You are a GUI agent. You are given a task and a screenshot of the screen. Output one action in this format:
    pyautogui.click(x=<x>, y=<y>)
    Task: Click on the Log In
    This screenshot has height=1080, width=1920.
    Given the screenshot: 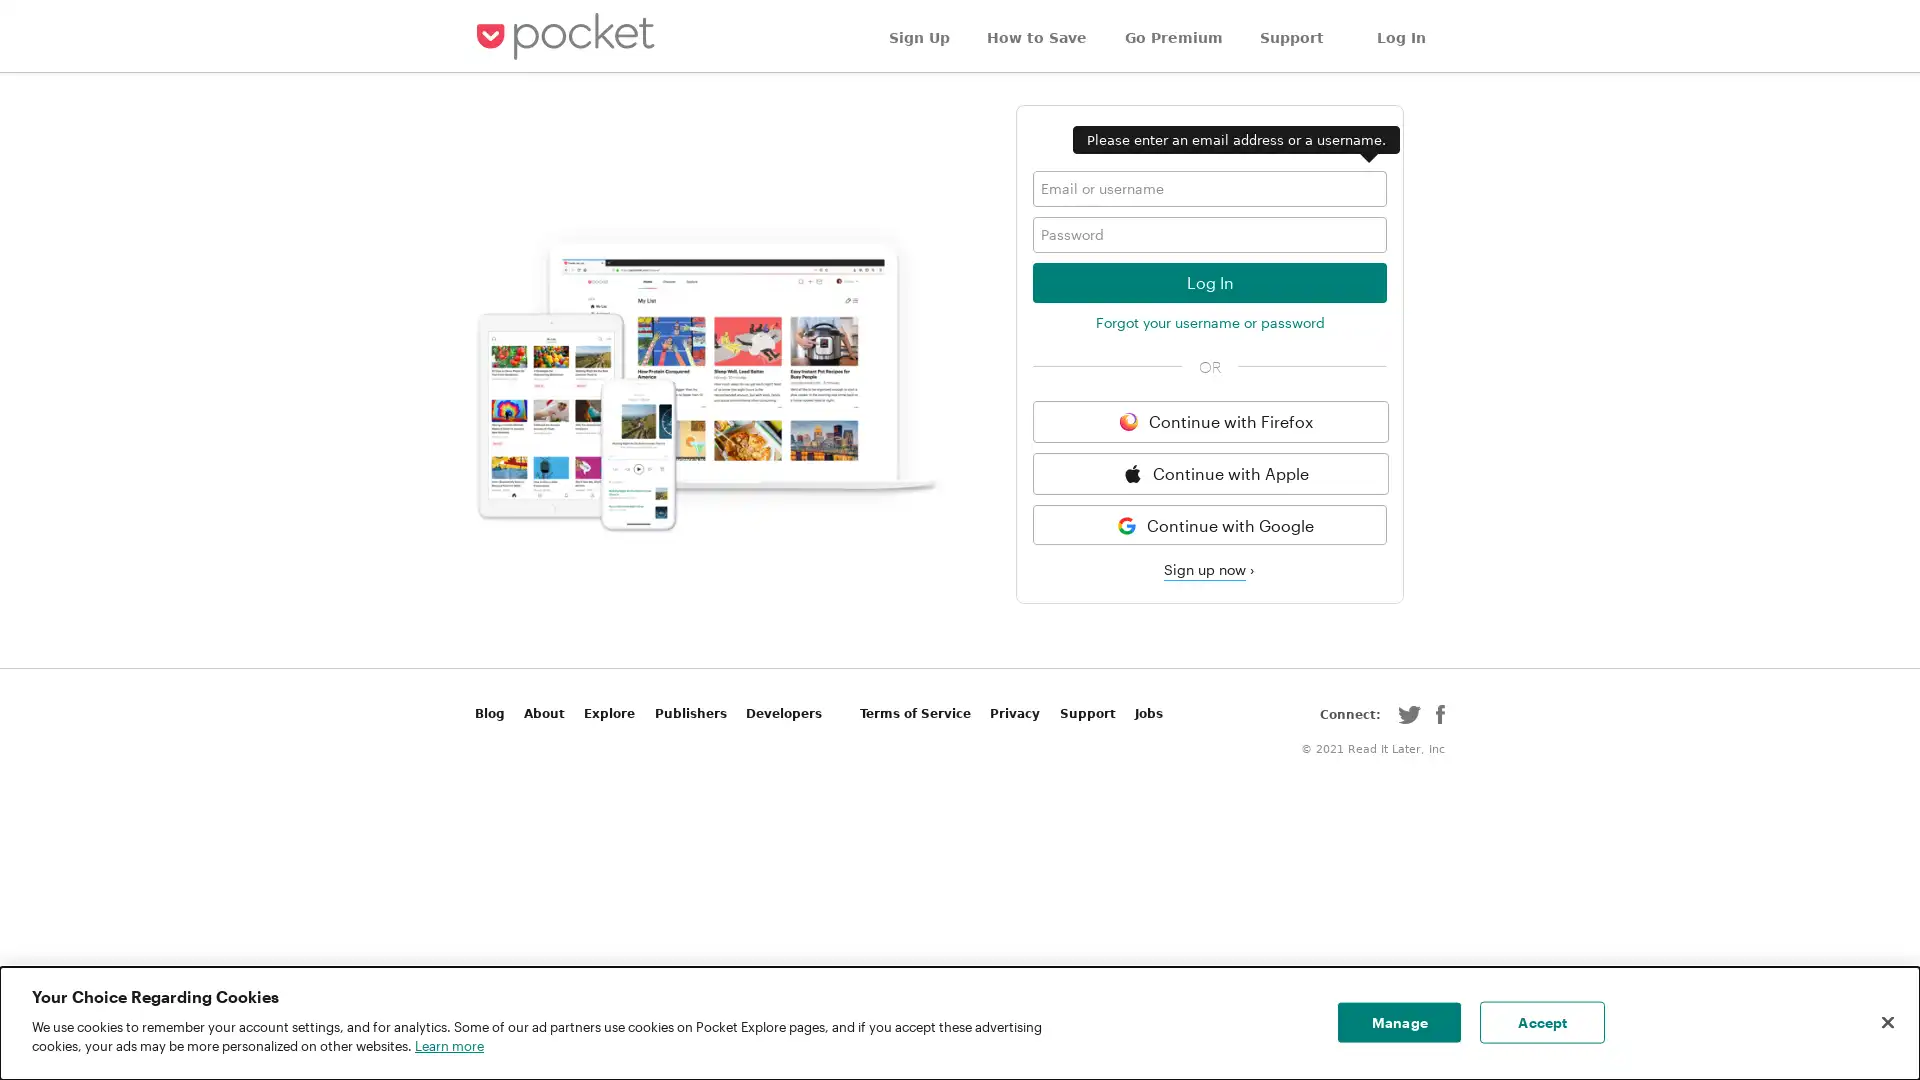 What is the action you would take?
    pyautogui.click(x=1208, y=281)
    